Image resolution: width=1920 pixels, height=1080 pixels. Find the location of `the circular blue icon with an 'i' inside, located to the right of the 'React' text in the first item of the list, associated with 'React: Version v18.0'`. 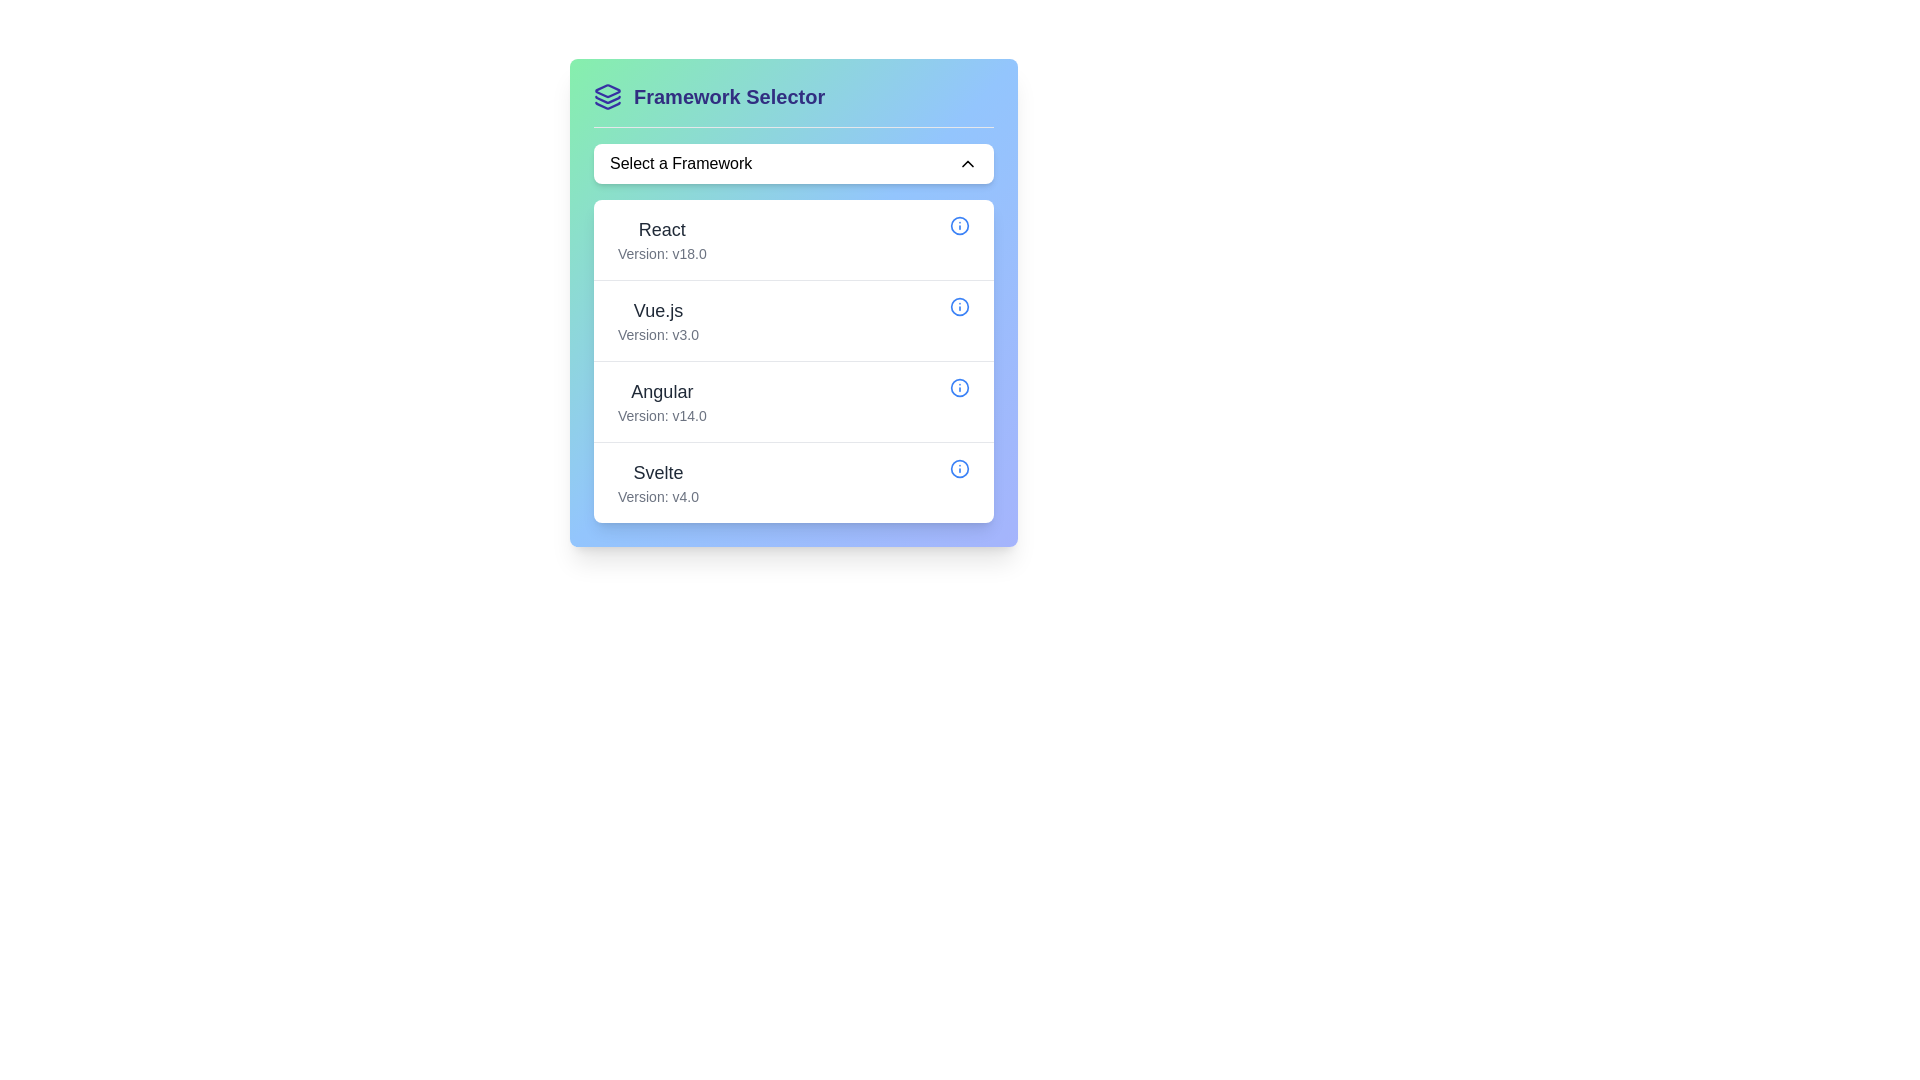

the circular blue icon with an 'i' inside, located to the right of the 'React' text in the first item of the list, associated with 'React: Version v18.0' is located at coordinates (960, 225).